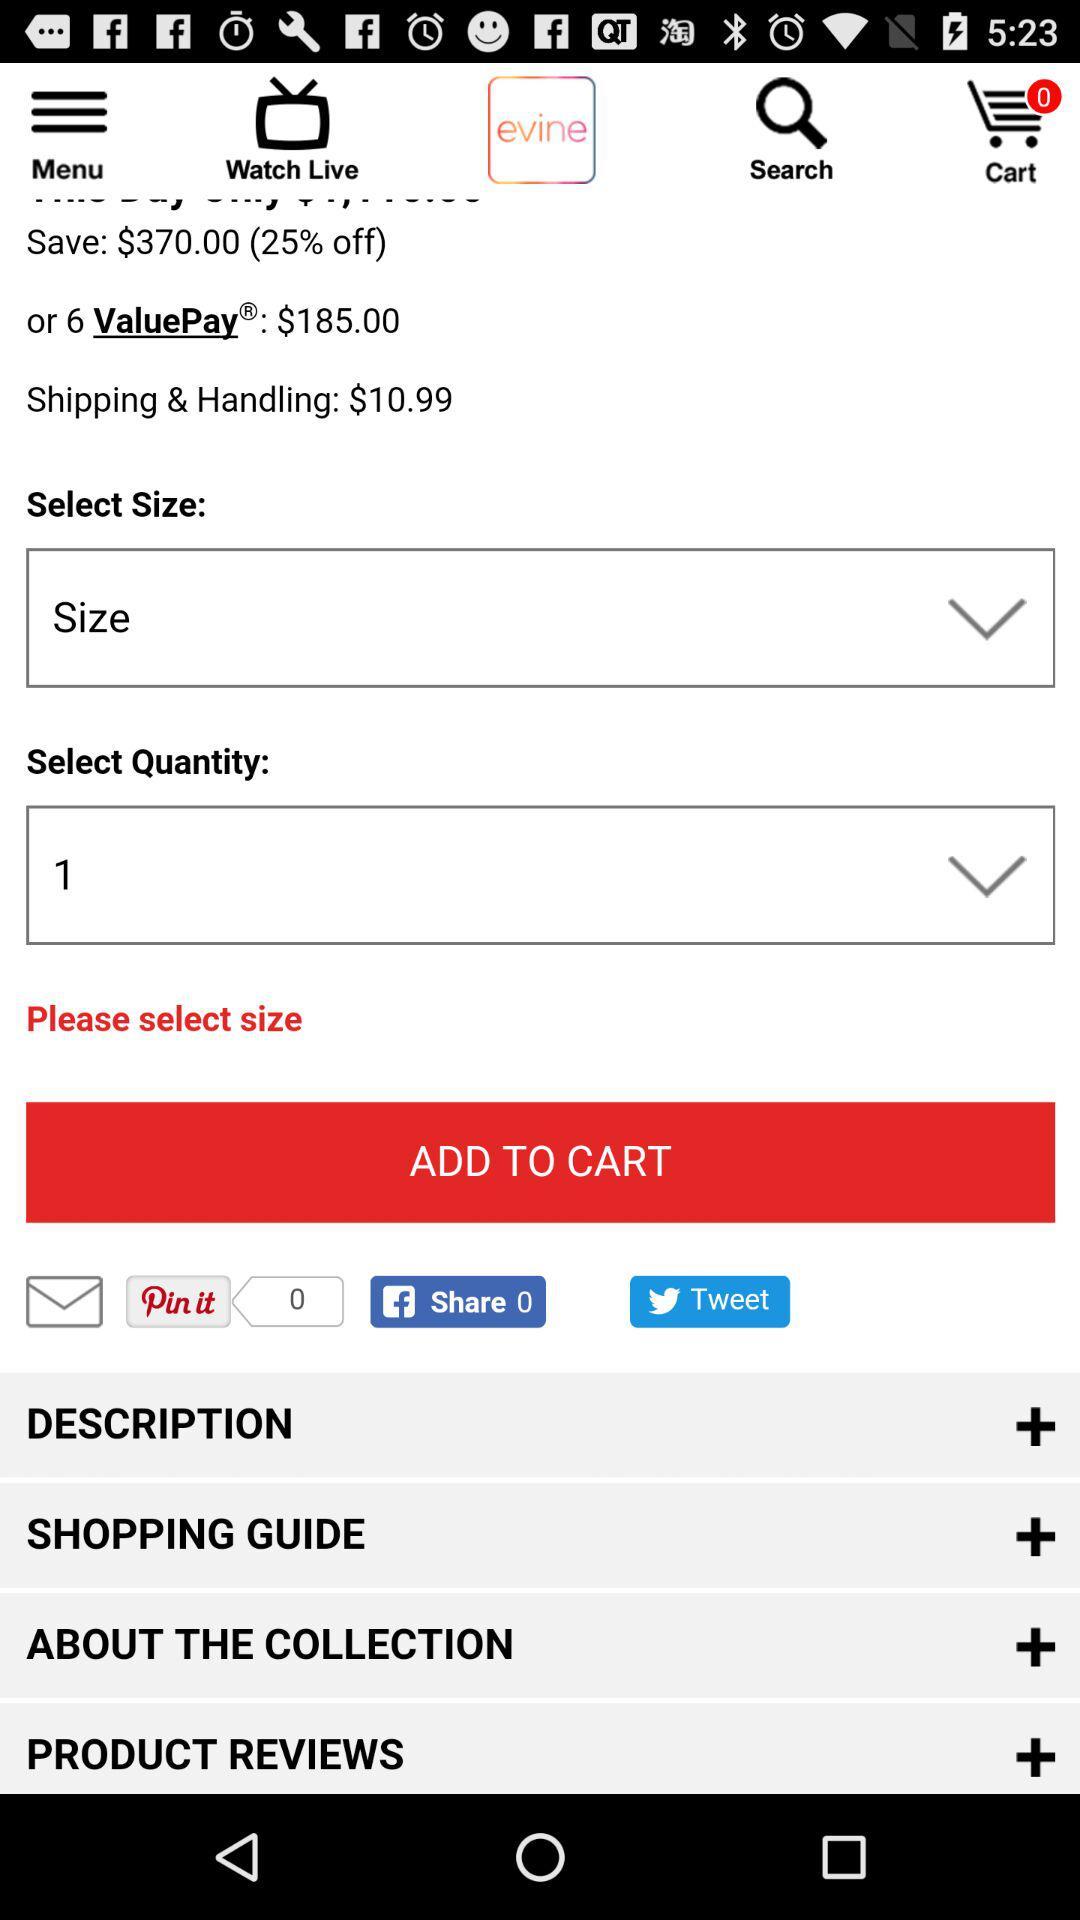  I want to click on evine, so click(541, 130).